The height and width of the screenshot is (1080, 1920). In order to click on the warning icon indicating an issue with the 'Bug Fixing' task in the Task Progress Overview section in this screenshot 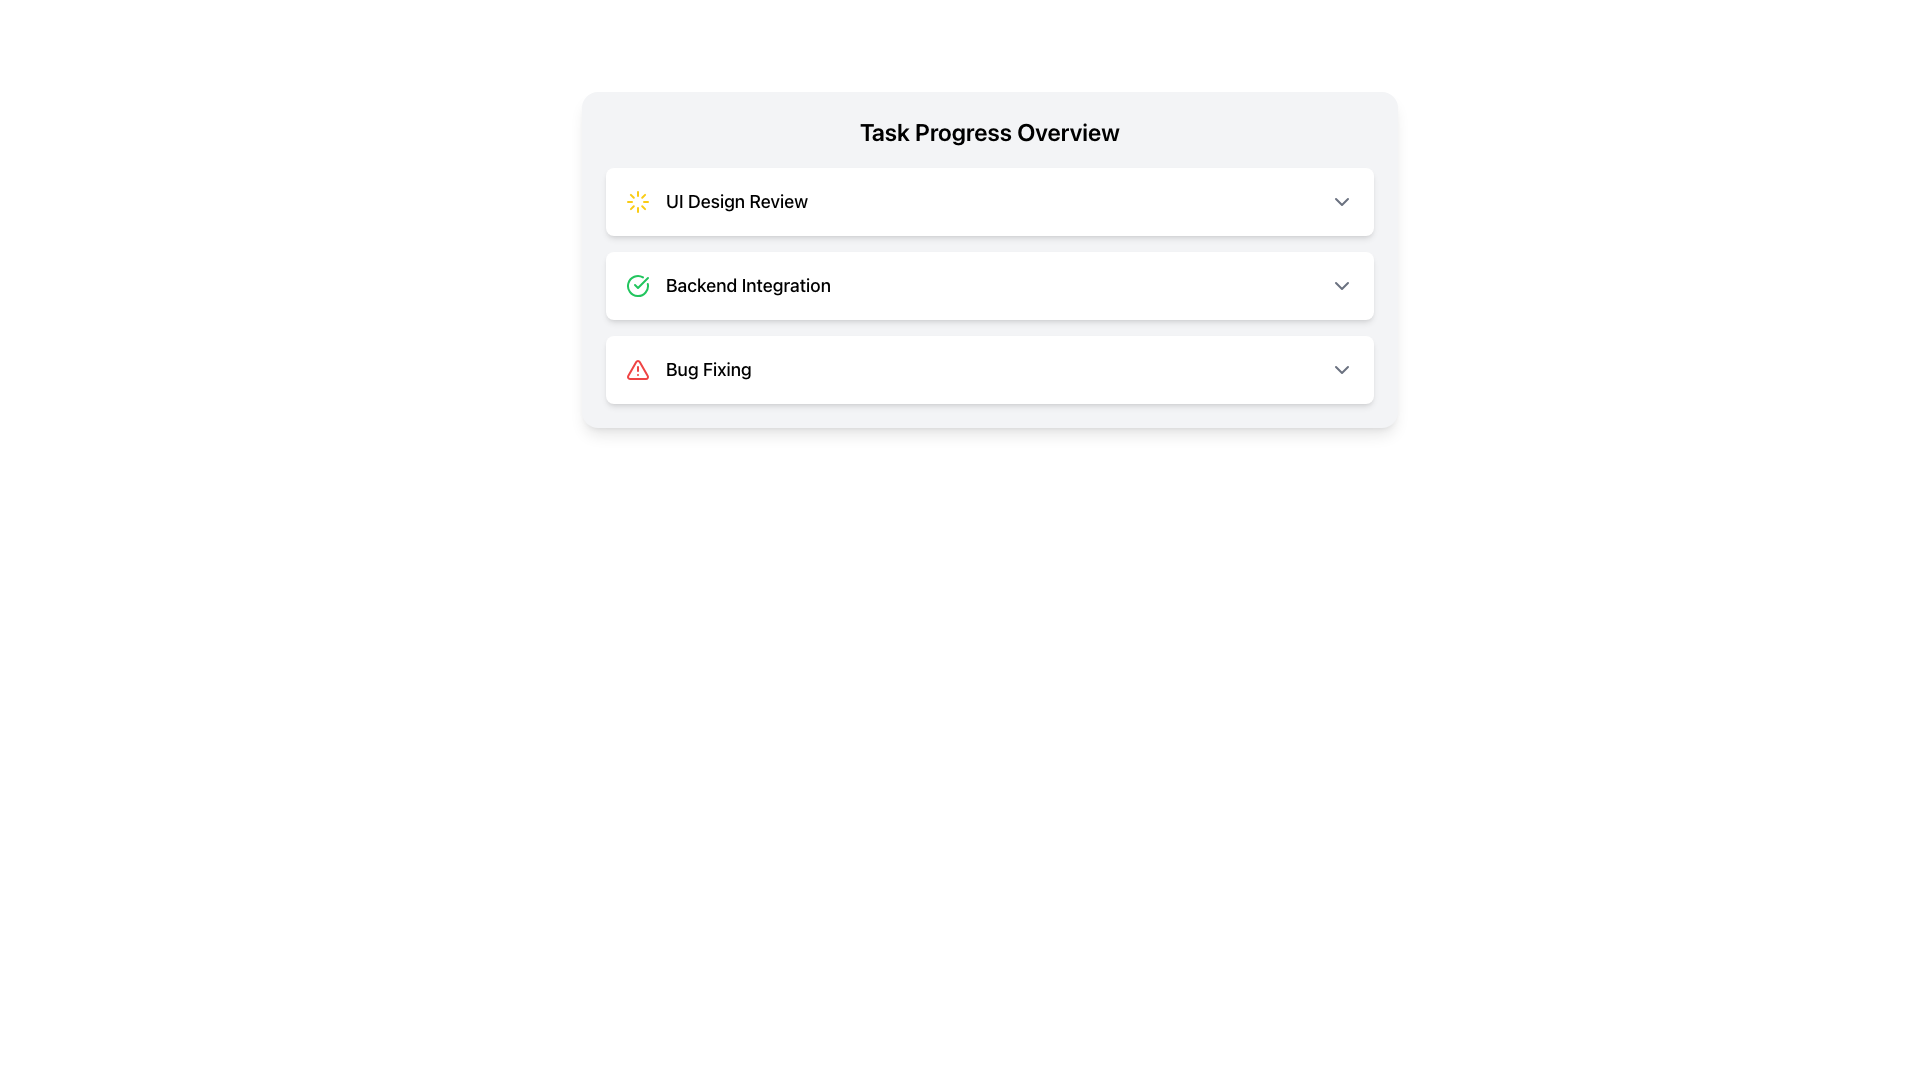, I will do `click(637, 370)`.